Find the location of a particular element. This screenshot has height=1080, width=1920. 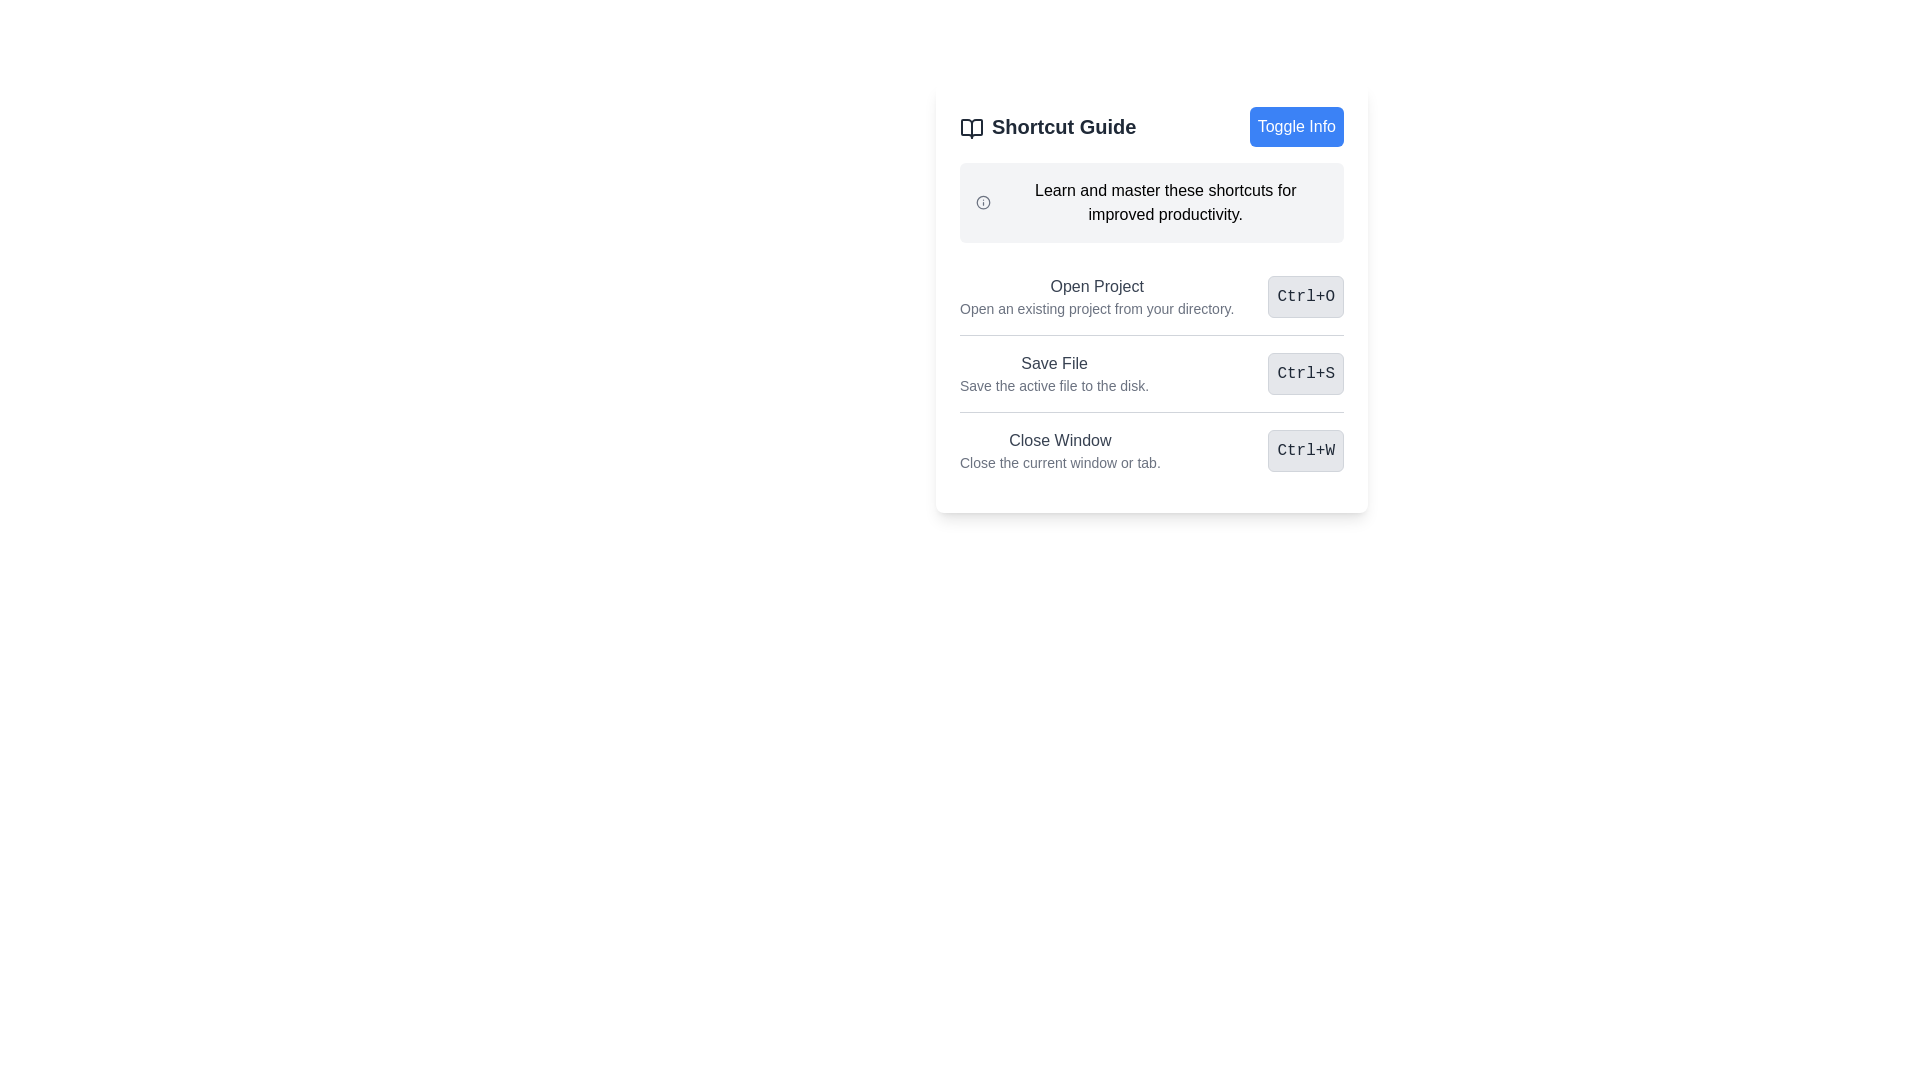

the text label displaying 'Save File' in gray color, located in the main content panel under 'Shortcut Guide', which is the second entry in the list of shortcut descriptions is located at coordinates (1053, 363).